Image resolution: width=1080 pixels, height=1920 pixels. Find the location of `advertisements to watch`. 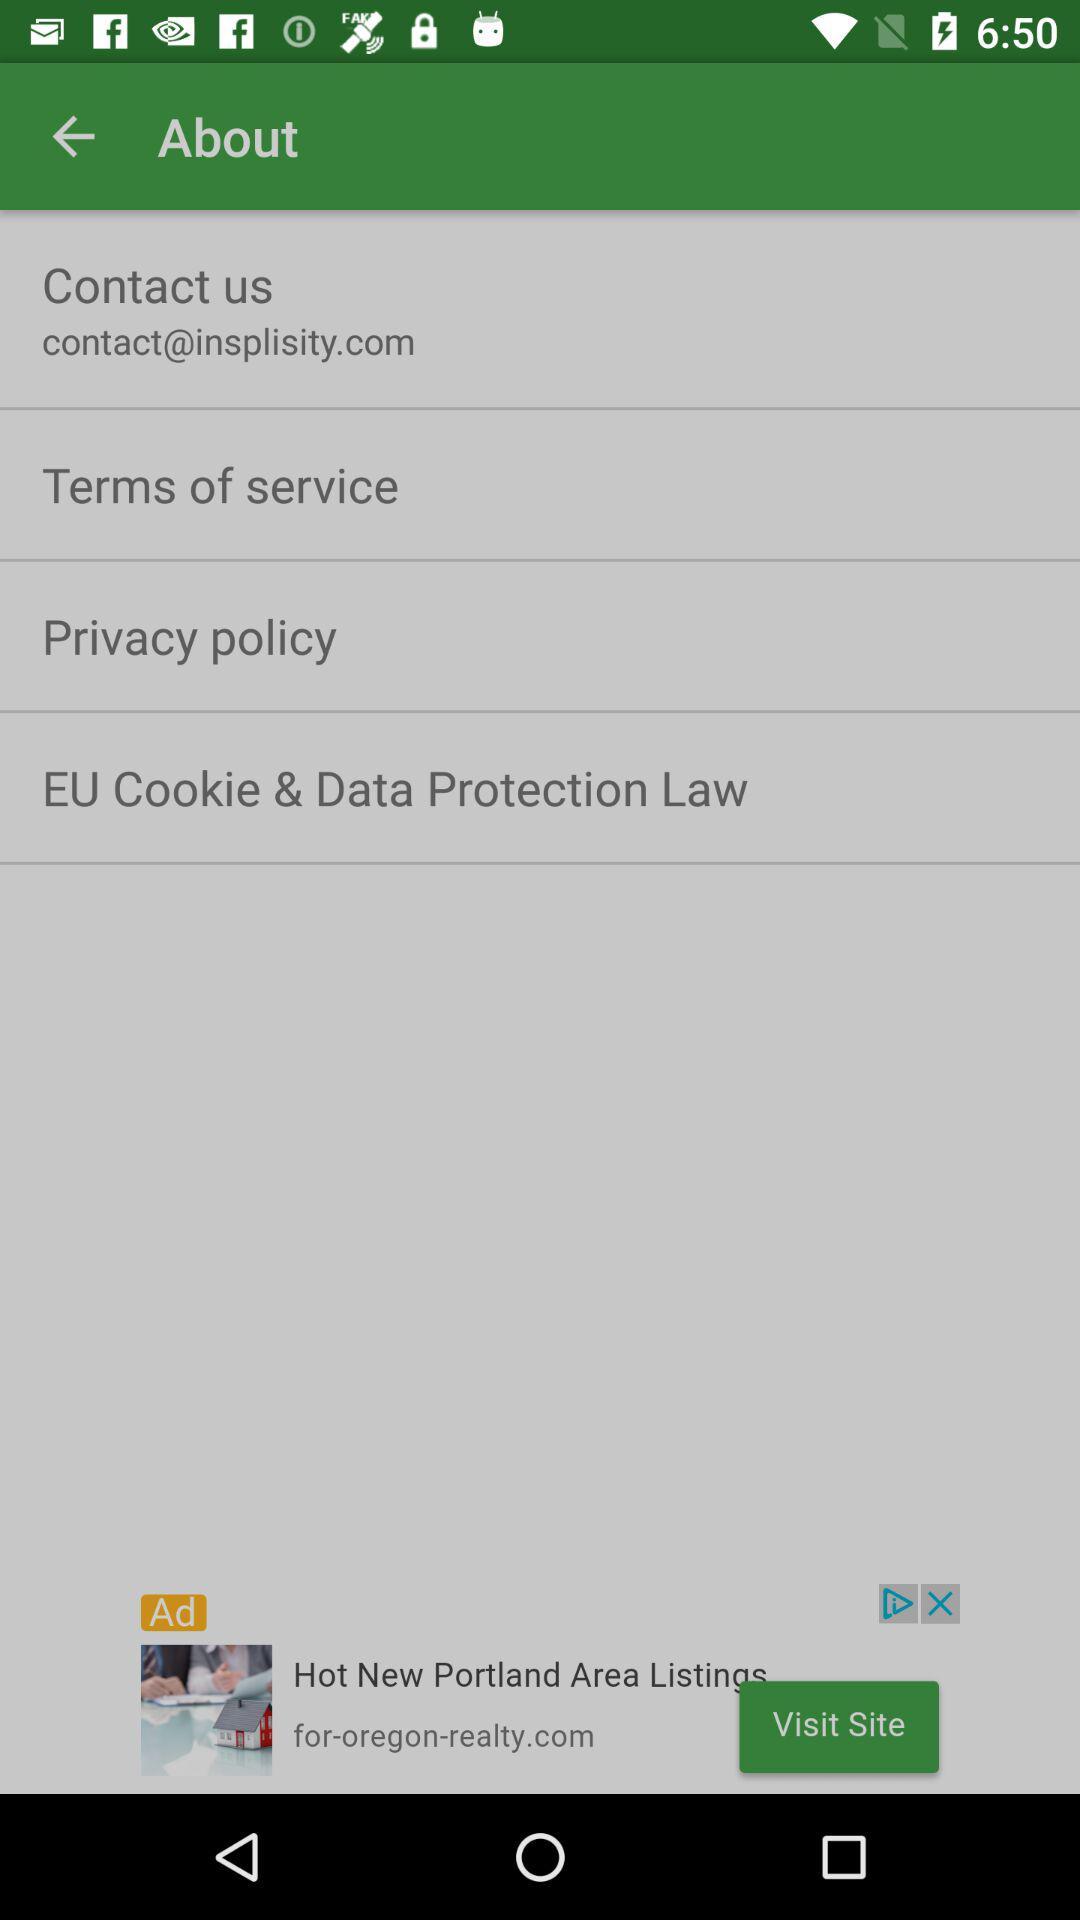

advertisements to watch is located at coordinates (540, 1688).